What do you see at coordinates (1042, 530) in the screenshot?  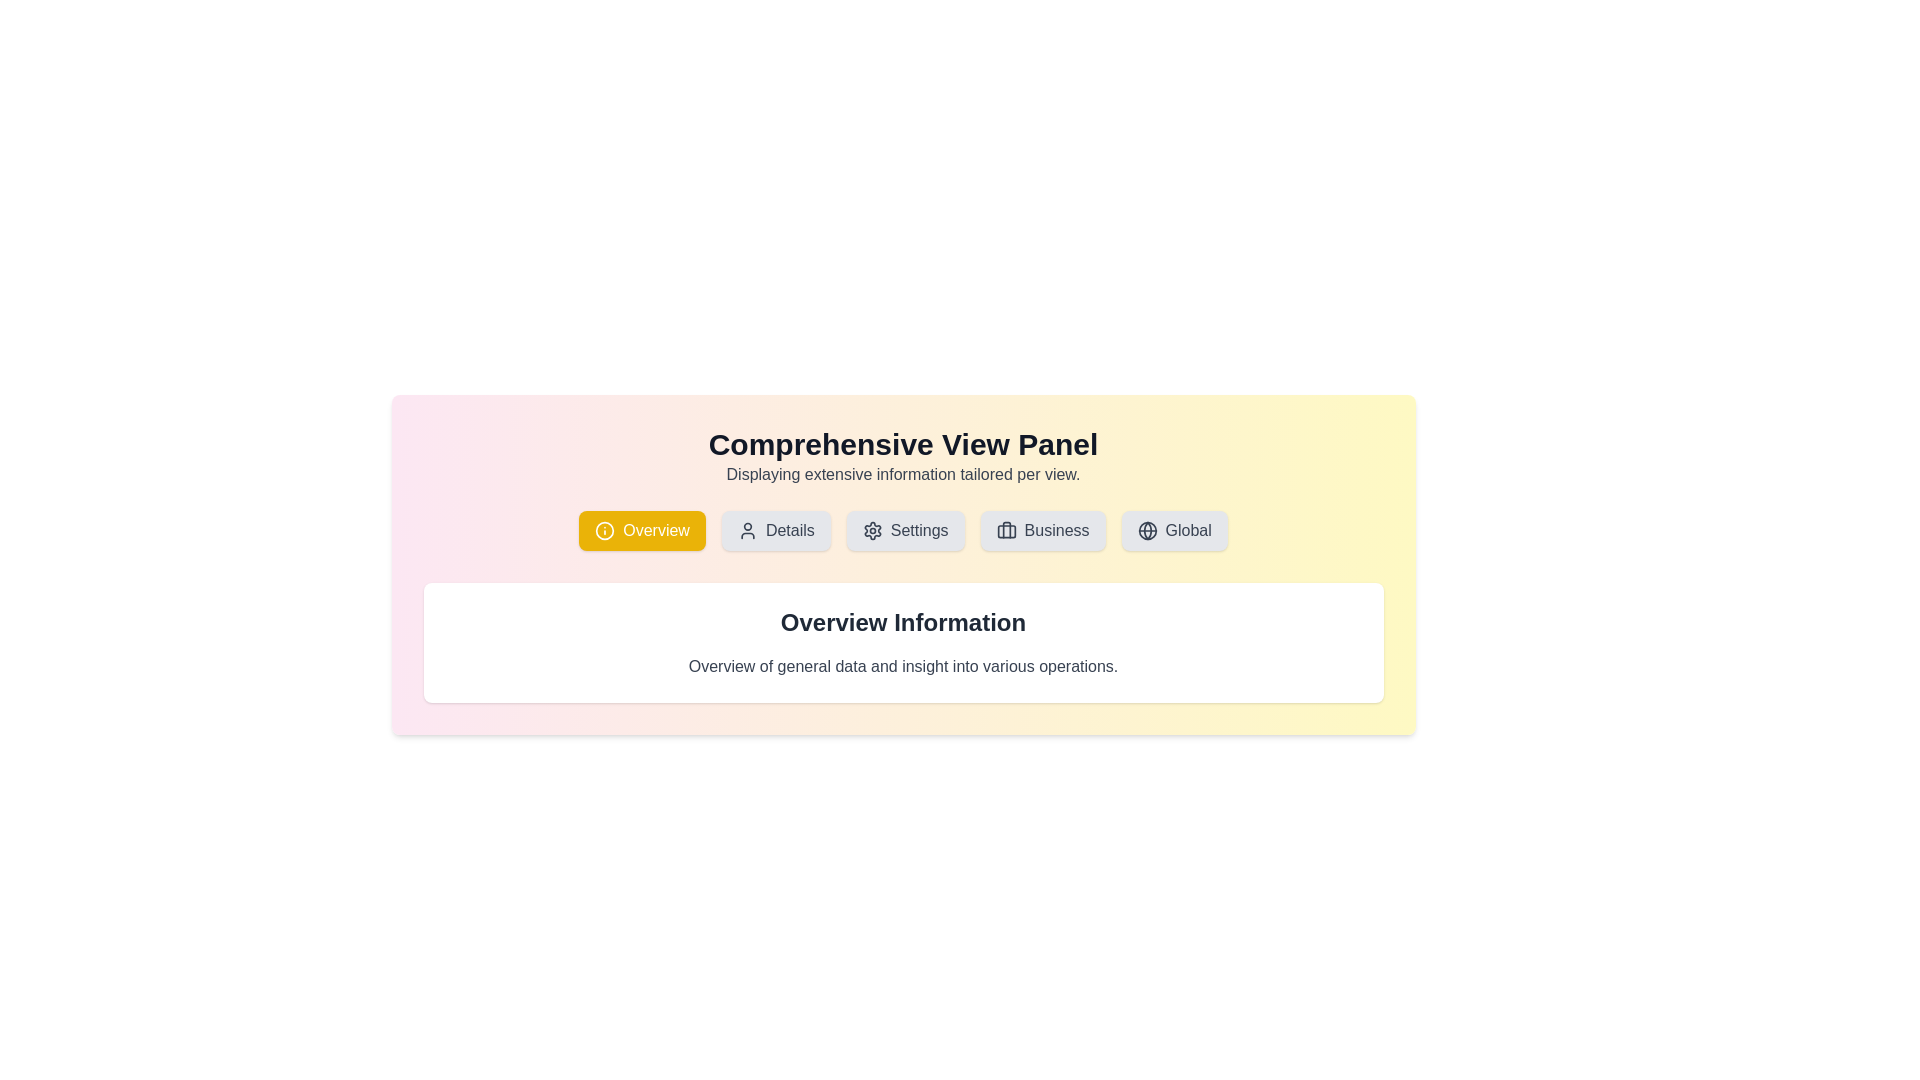 I see `the 'Business' interactive button located in the horizontal navigation bar below the page header` at bounding box center [1042, 530].